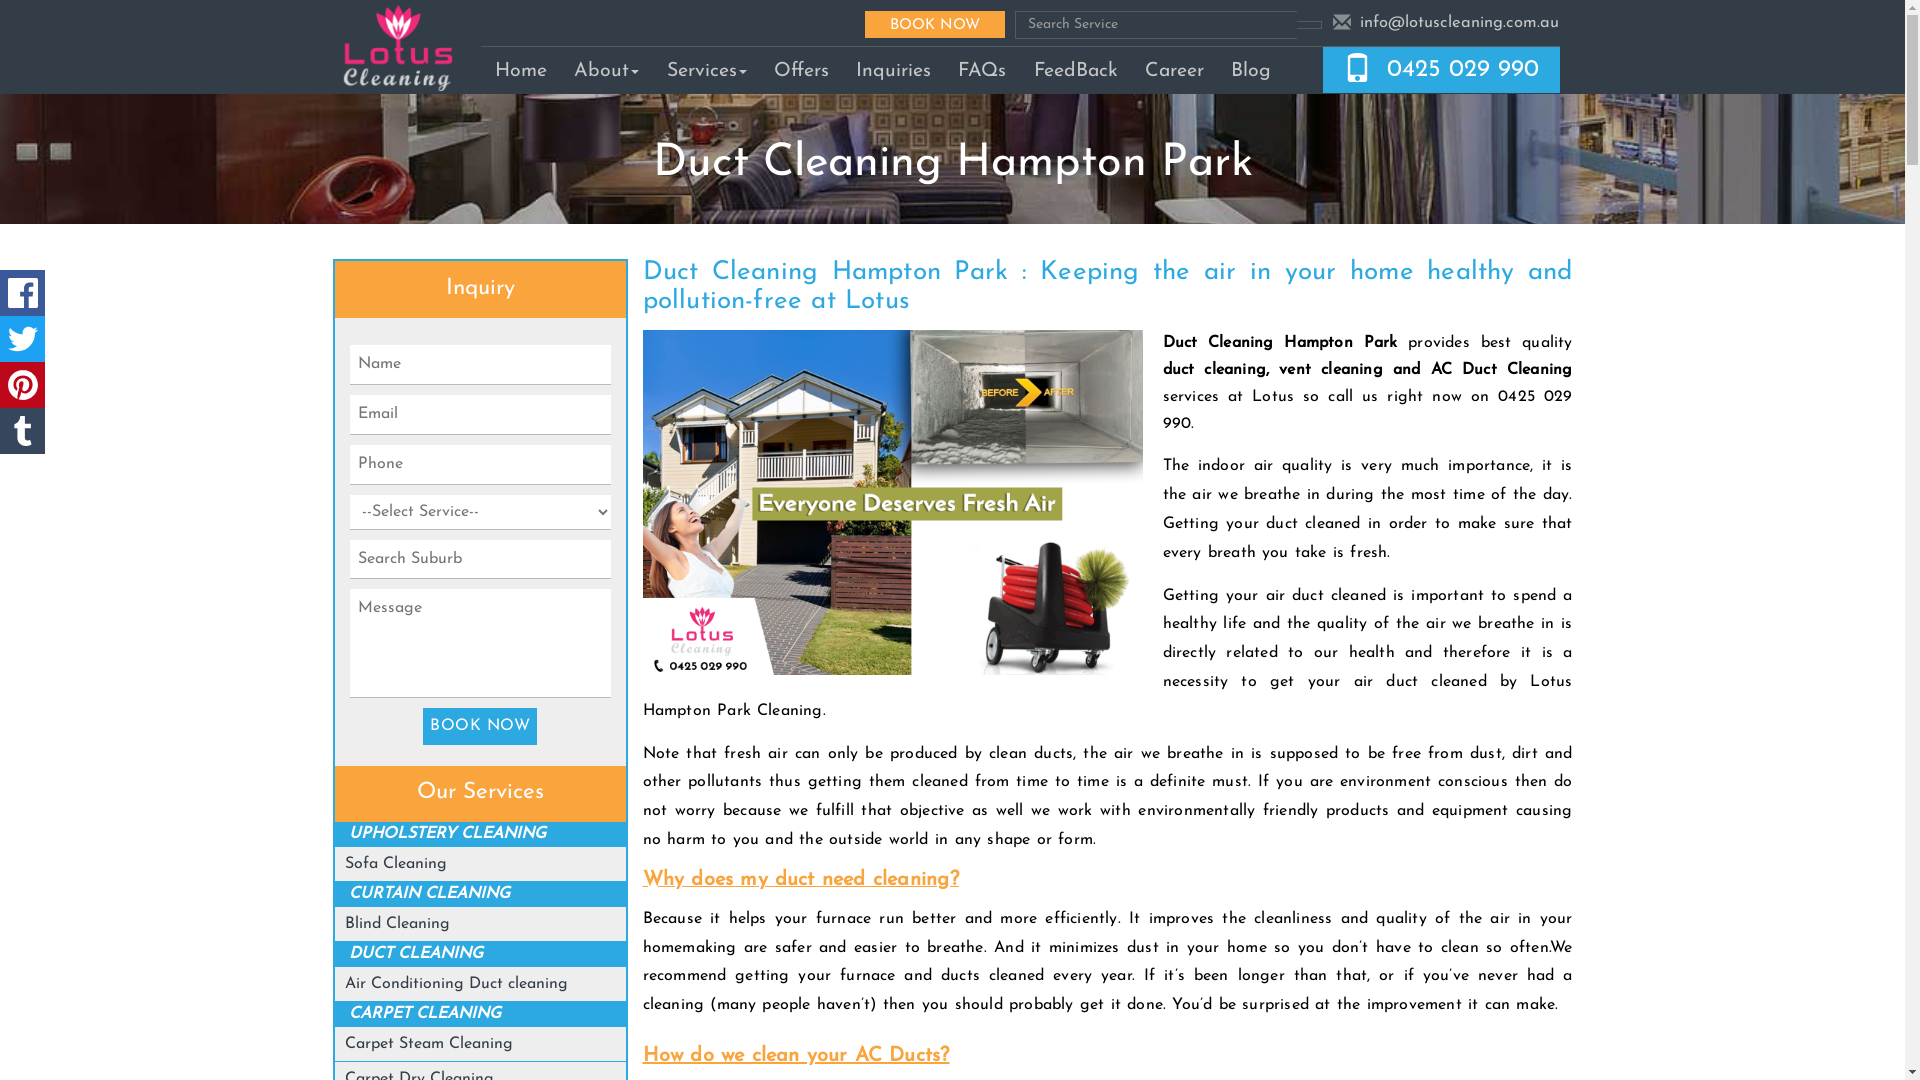  I want to click on 'CARPET CLEANING', so click(424, 1014).